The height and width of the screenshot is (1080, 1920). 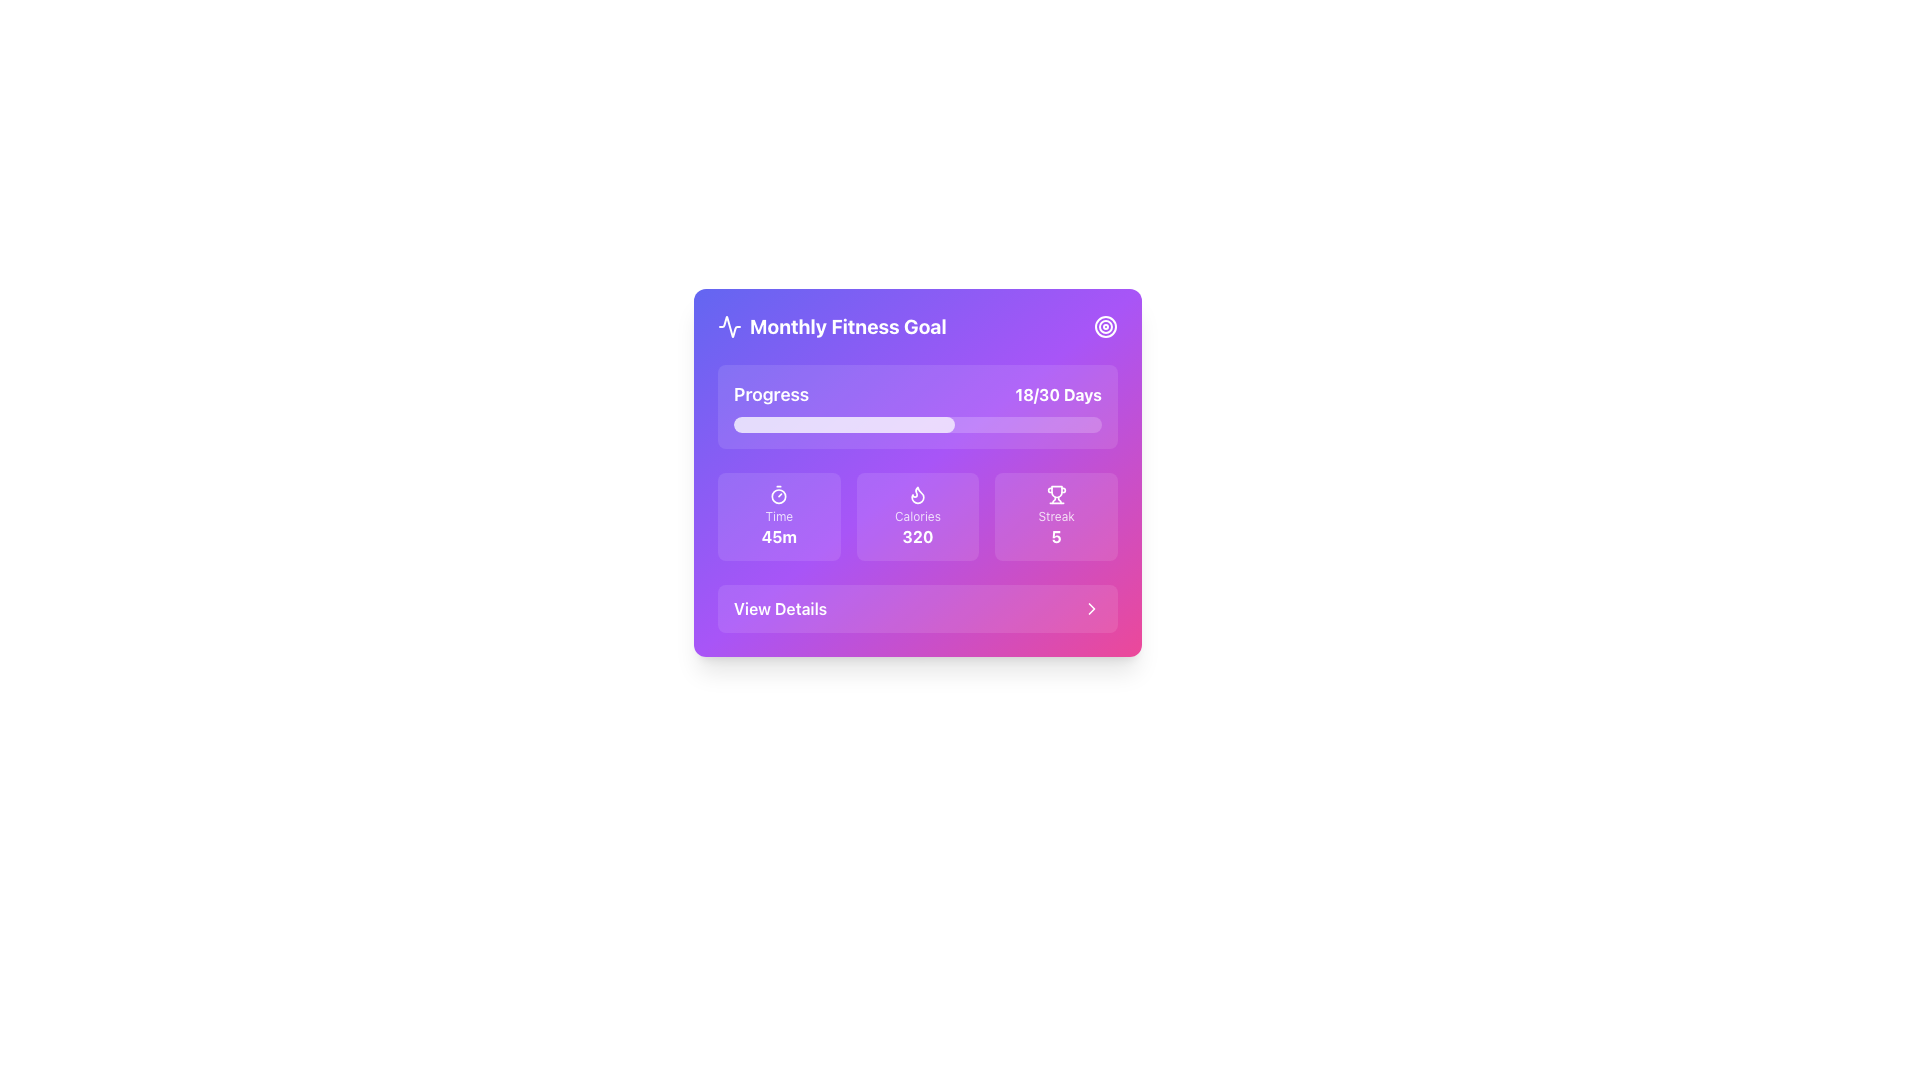 I want to click on the interactive button located below the statistics cards for 'Time', 'Calories', and 'Streak', so click(x=916, y=608).